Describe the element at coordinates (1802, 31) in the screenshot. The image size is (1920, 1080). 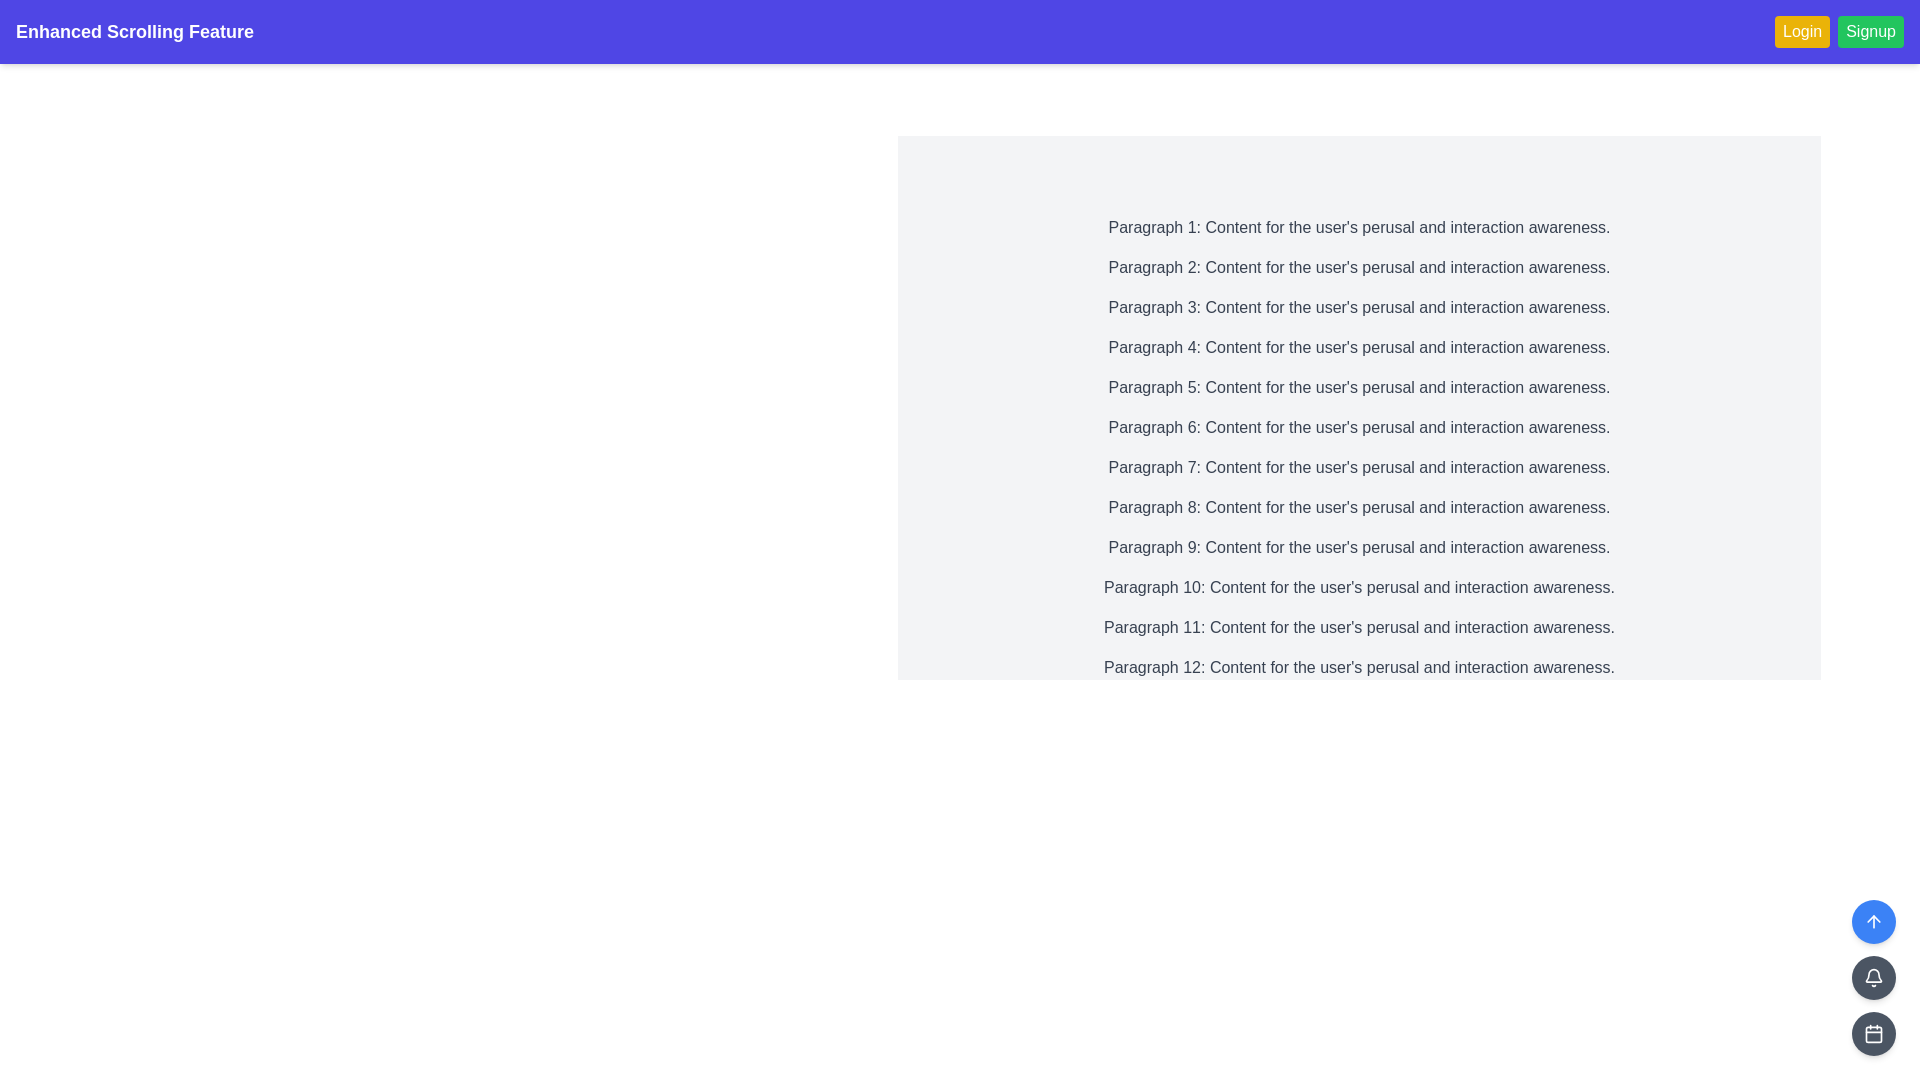
I see `the first button in the top-right corner of the interface` at that location.